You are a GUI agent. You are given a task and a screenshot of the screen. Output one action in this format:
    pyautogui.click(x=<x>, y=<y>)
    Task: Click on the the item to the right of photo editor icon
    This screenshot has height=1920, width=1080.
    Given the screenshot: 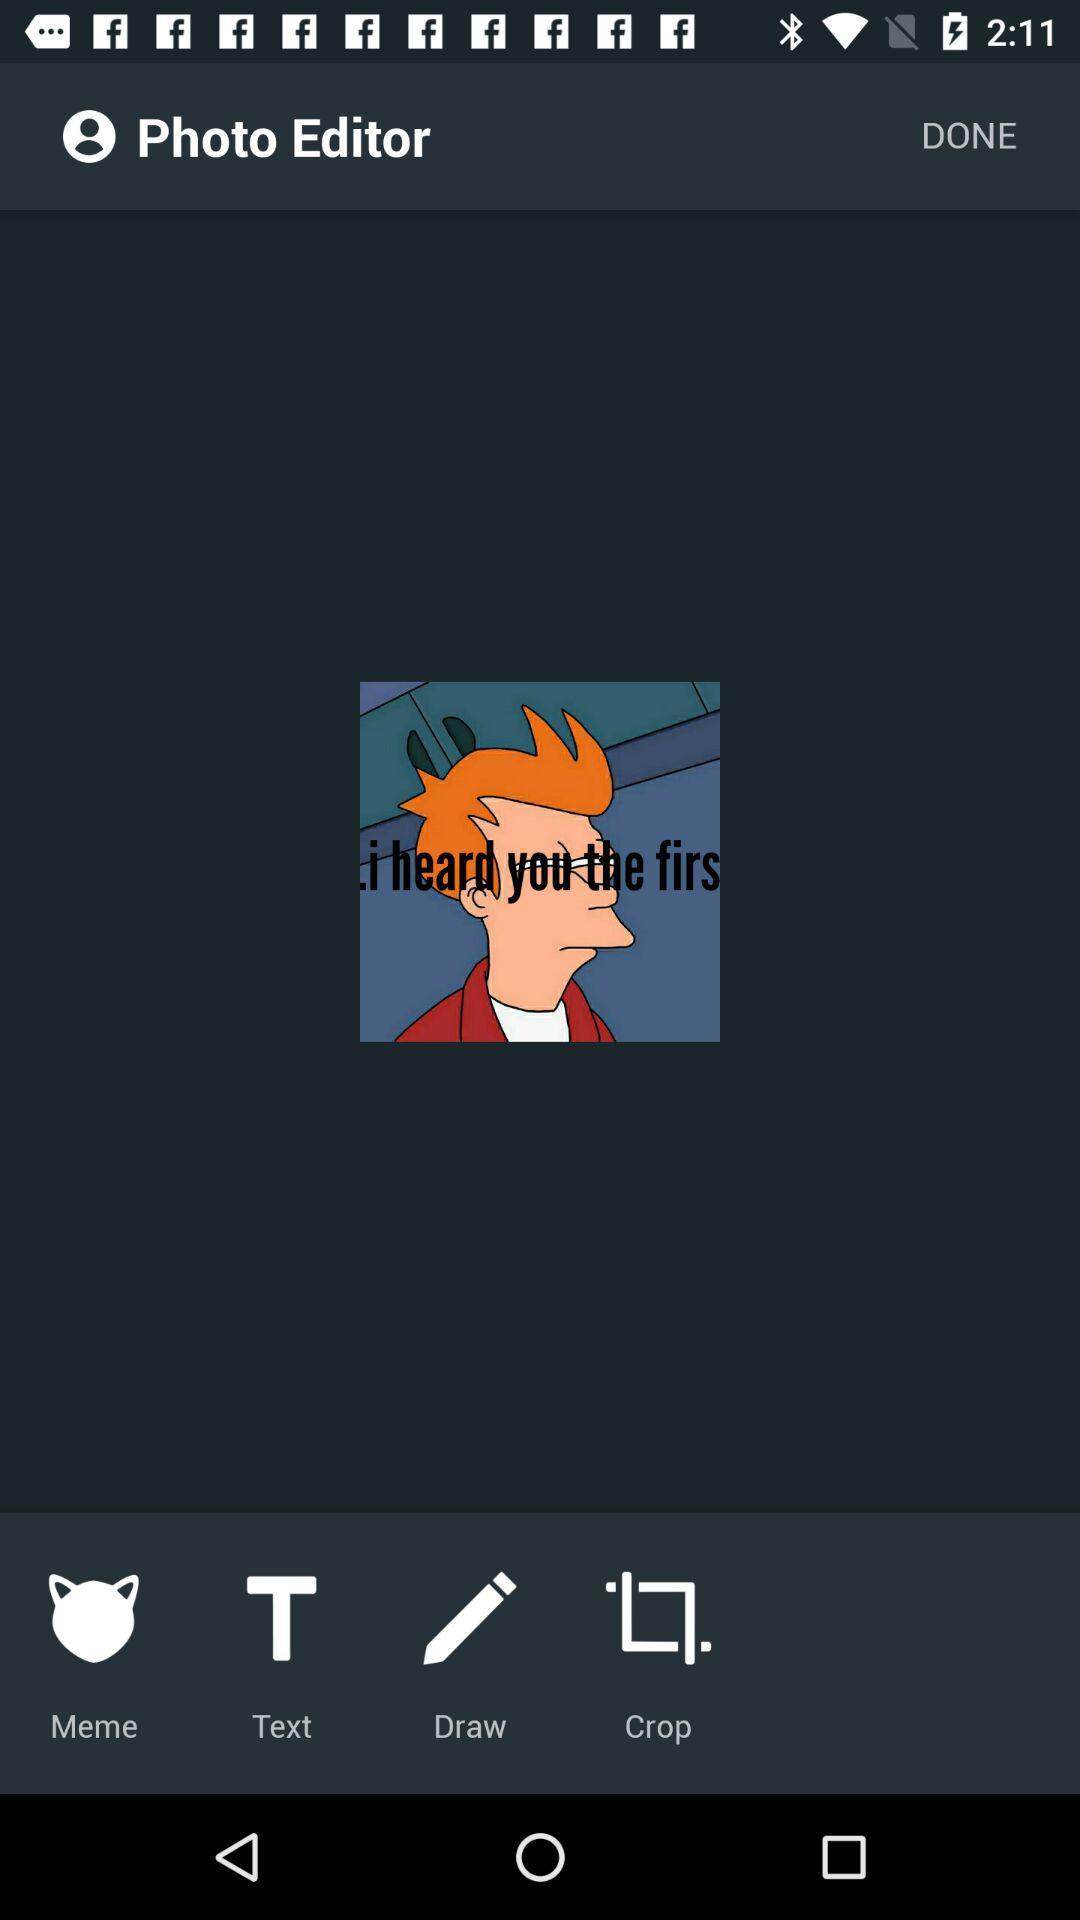 What is the action you would take?
    pyautogui.click(x=967, y=135)
    